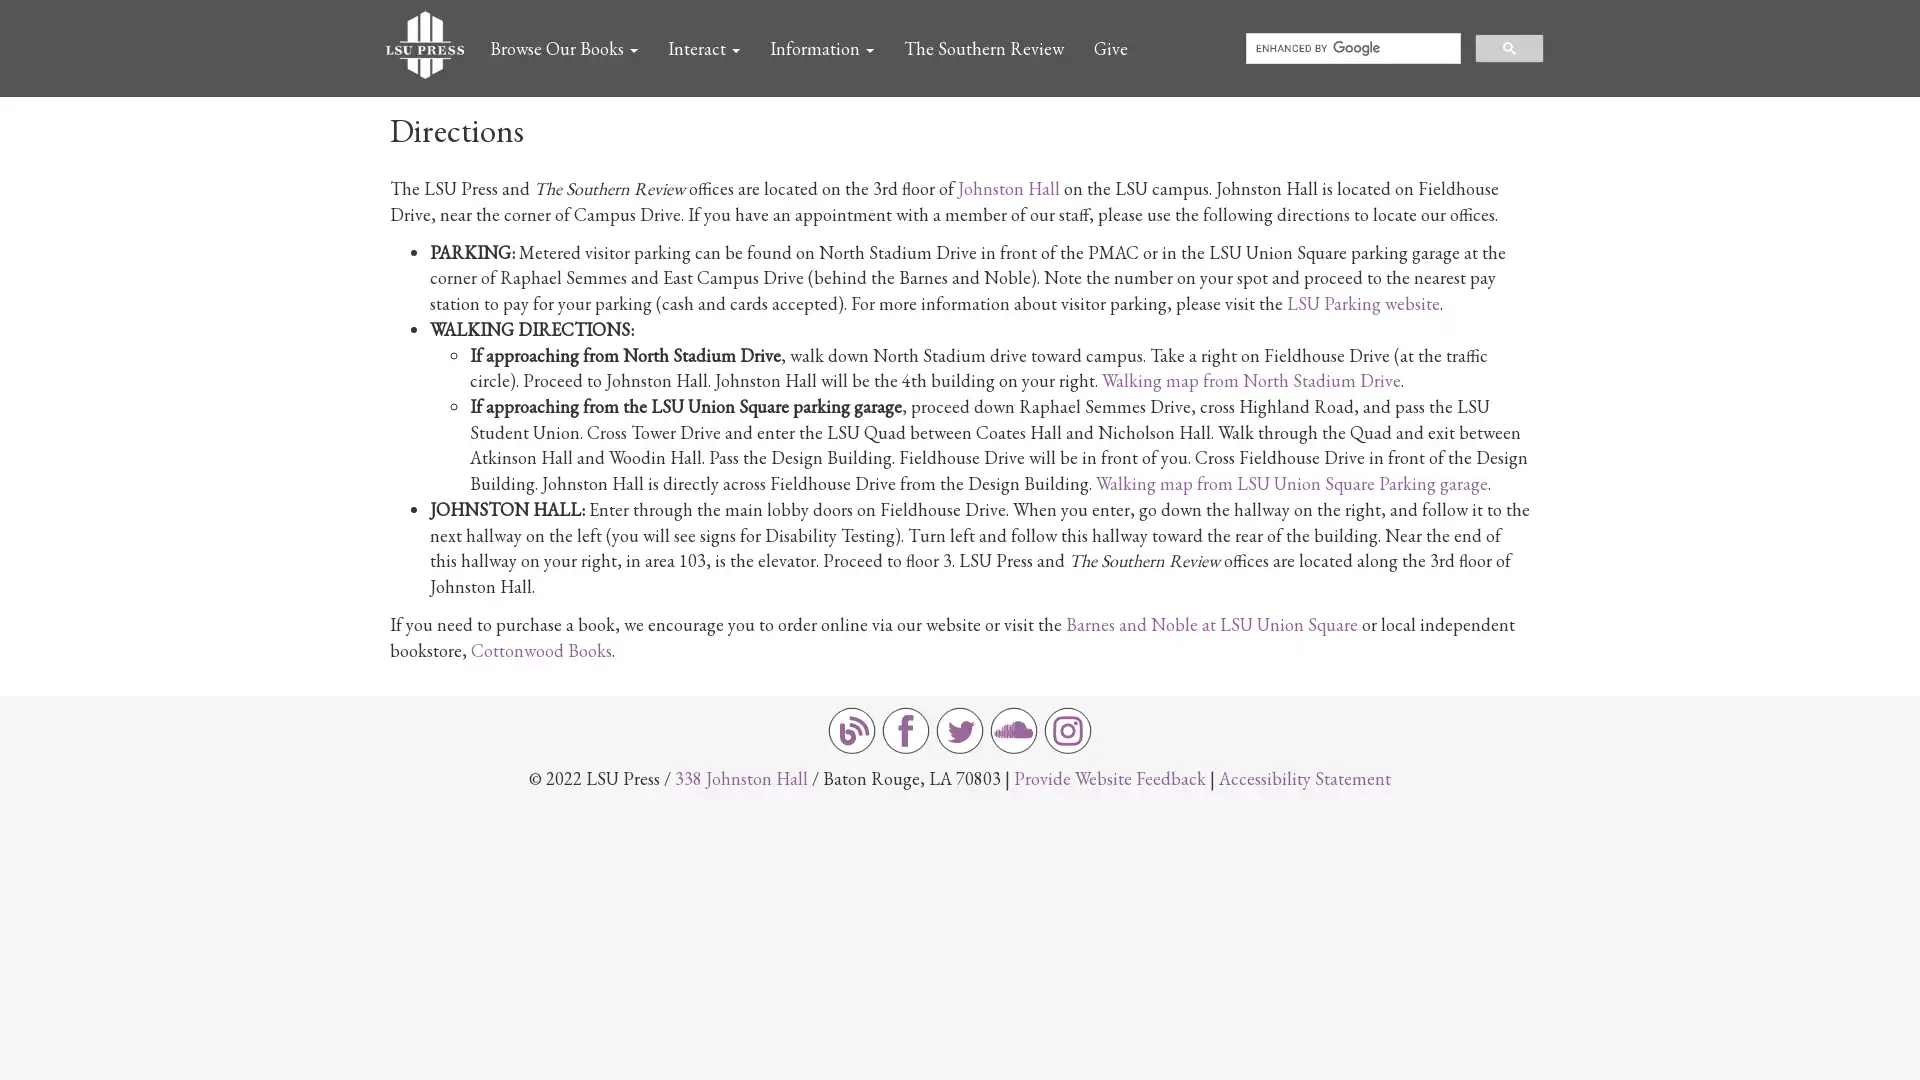 The image size is (1920, 1080). Describe the element at coordinates (1509, 46) in the screenshot. I see `search` at that location.